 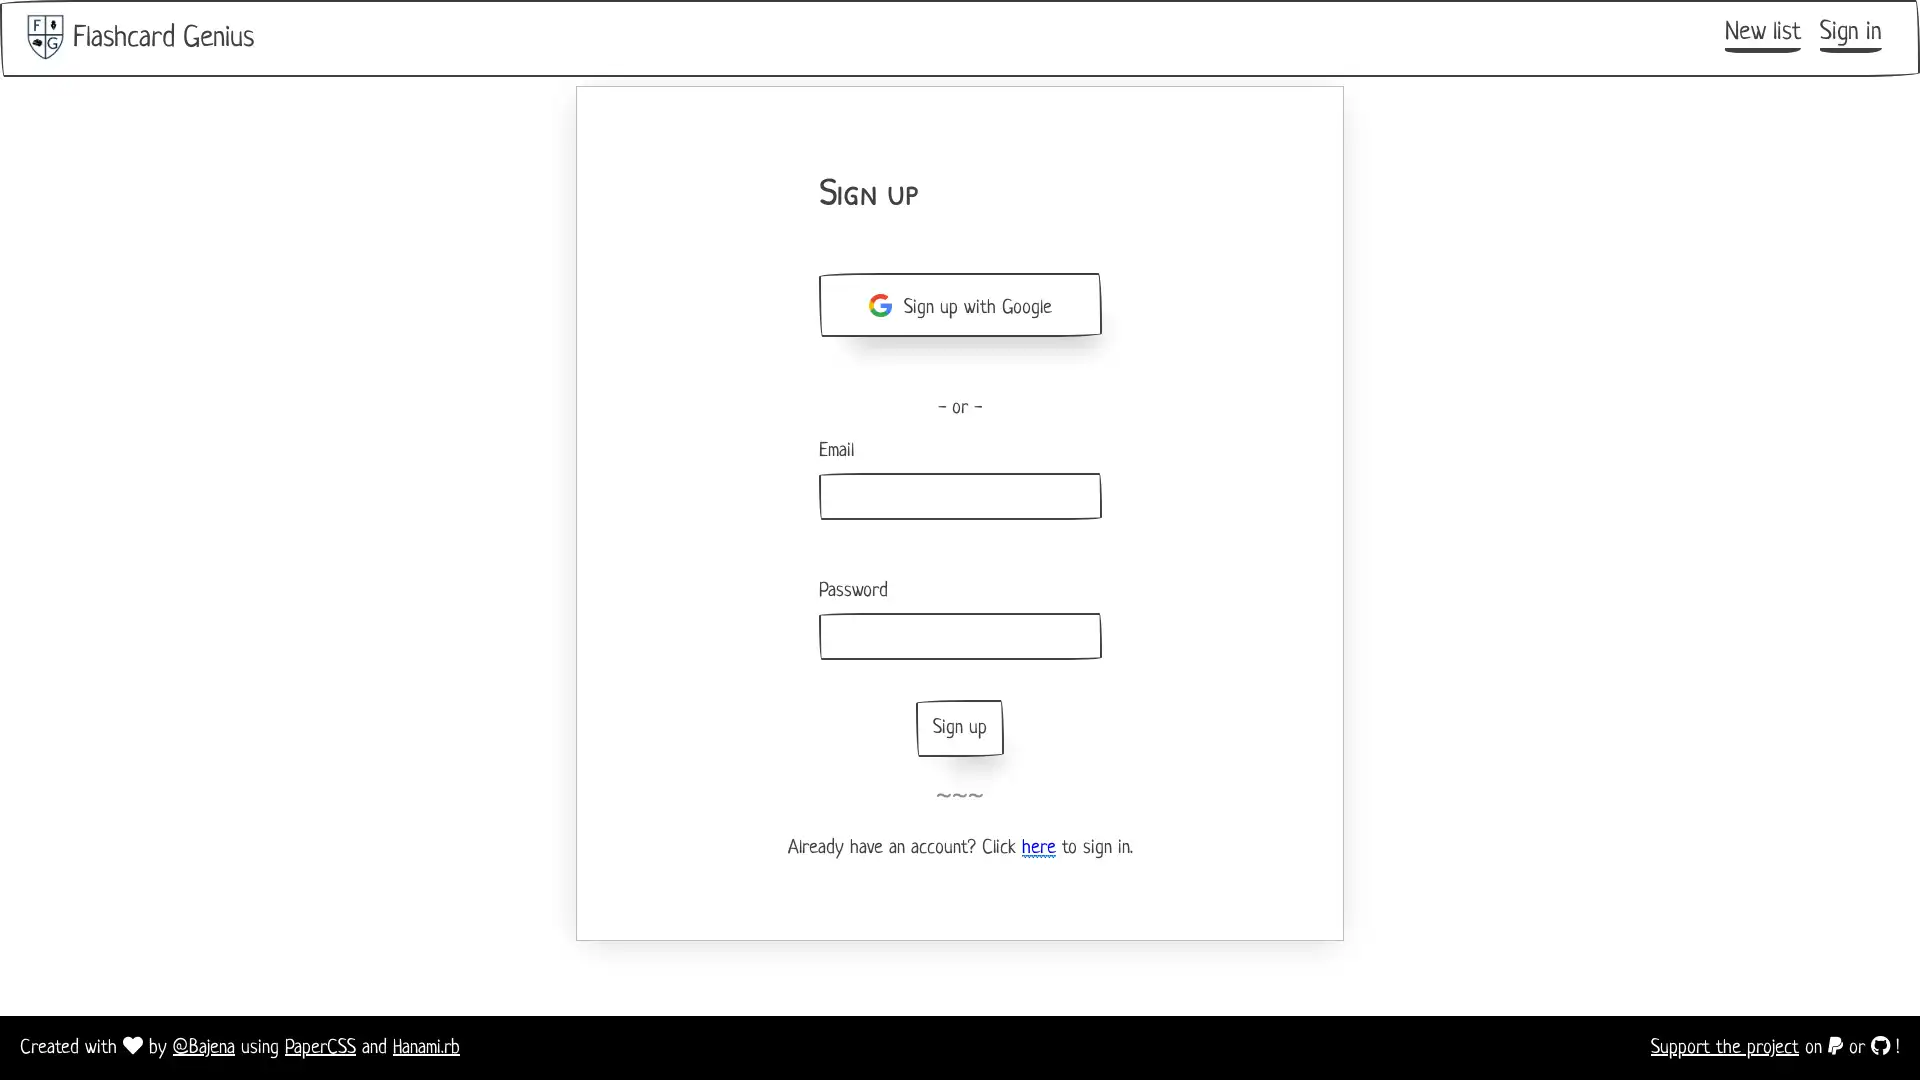 What do you see at coordinates (960, 728) in the screenshot?
I see `Sign up` at bounding box center [960, 728].